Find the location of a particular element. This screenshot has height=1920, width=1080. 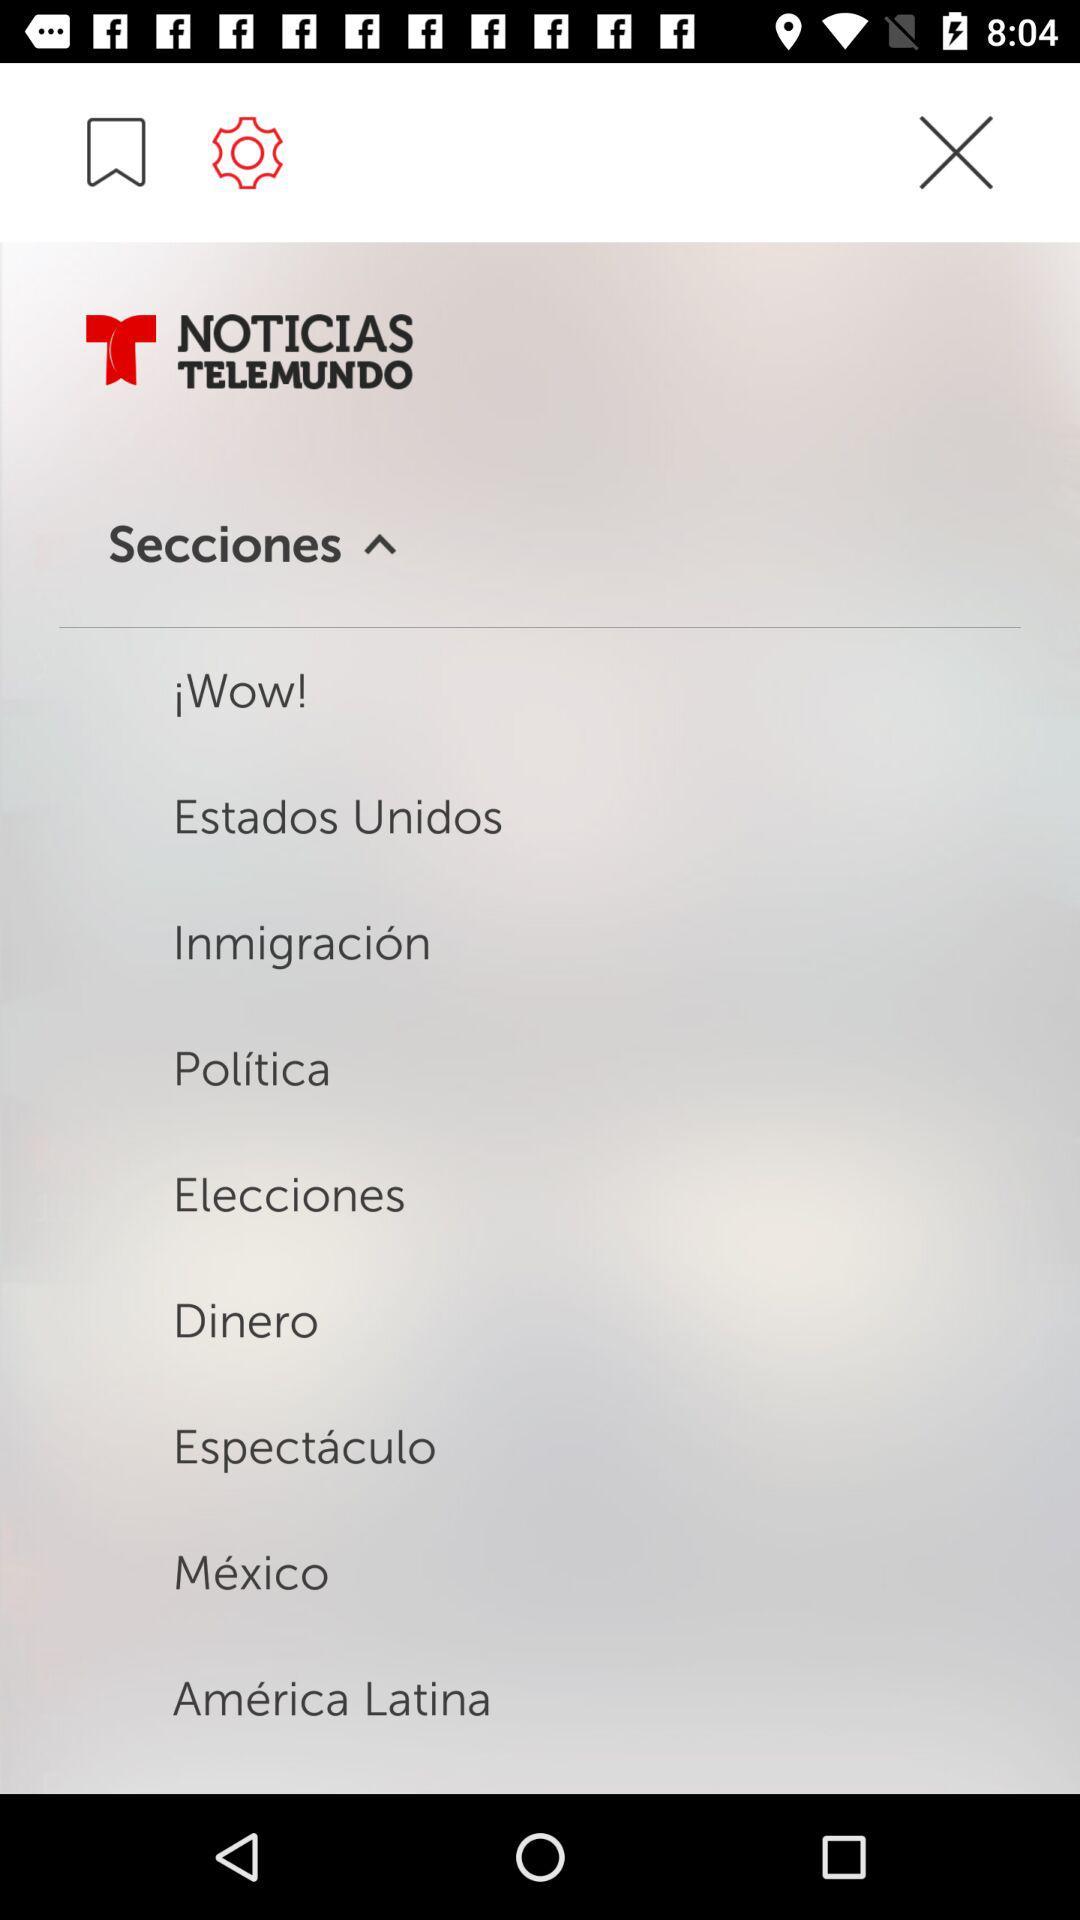

the weather icon is located at coordinates (246, 151).